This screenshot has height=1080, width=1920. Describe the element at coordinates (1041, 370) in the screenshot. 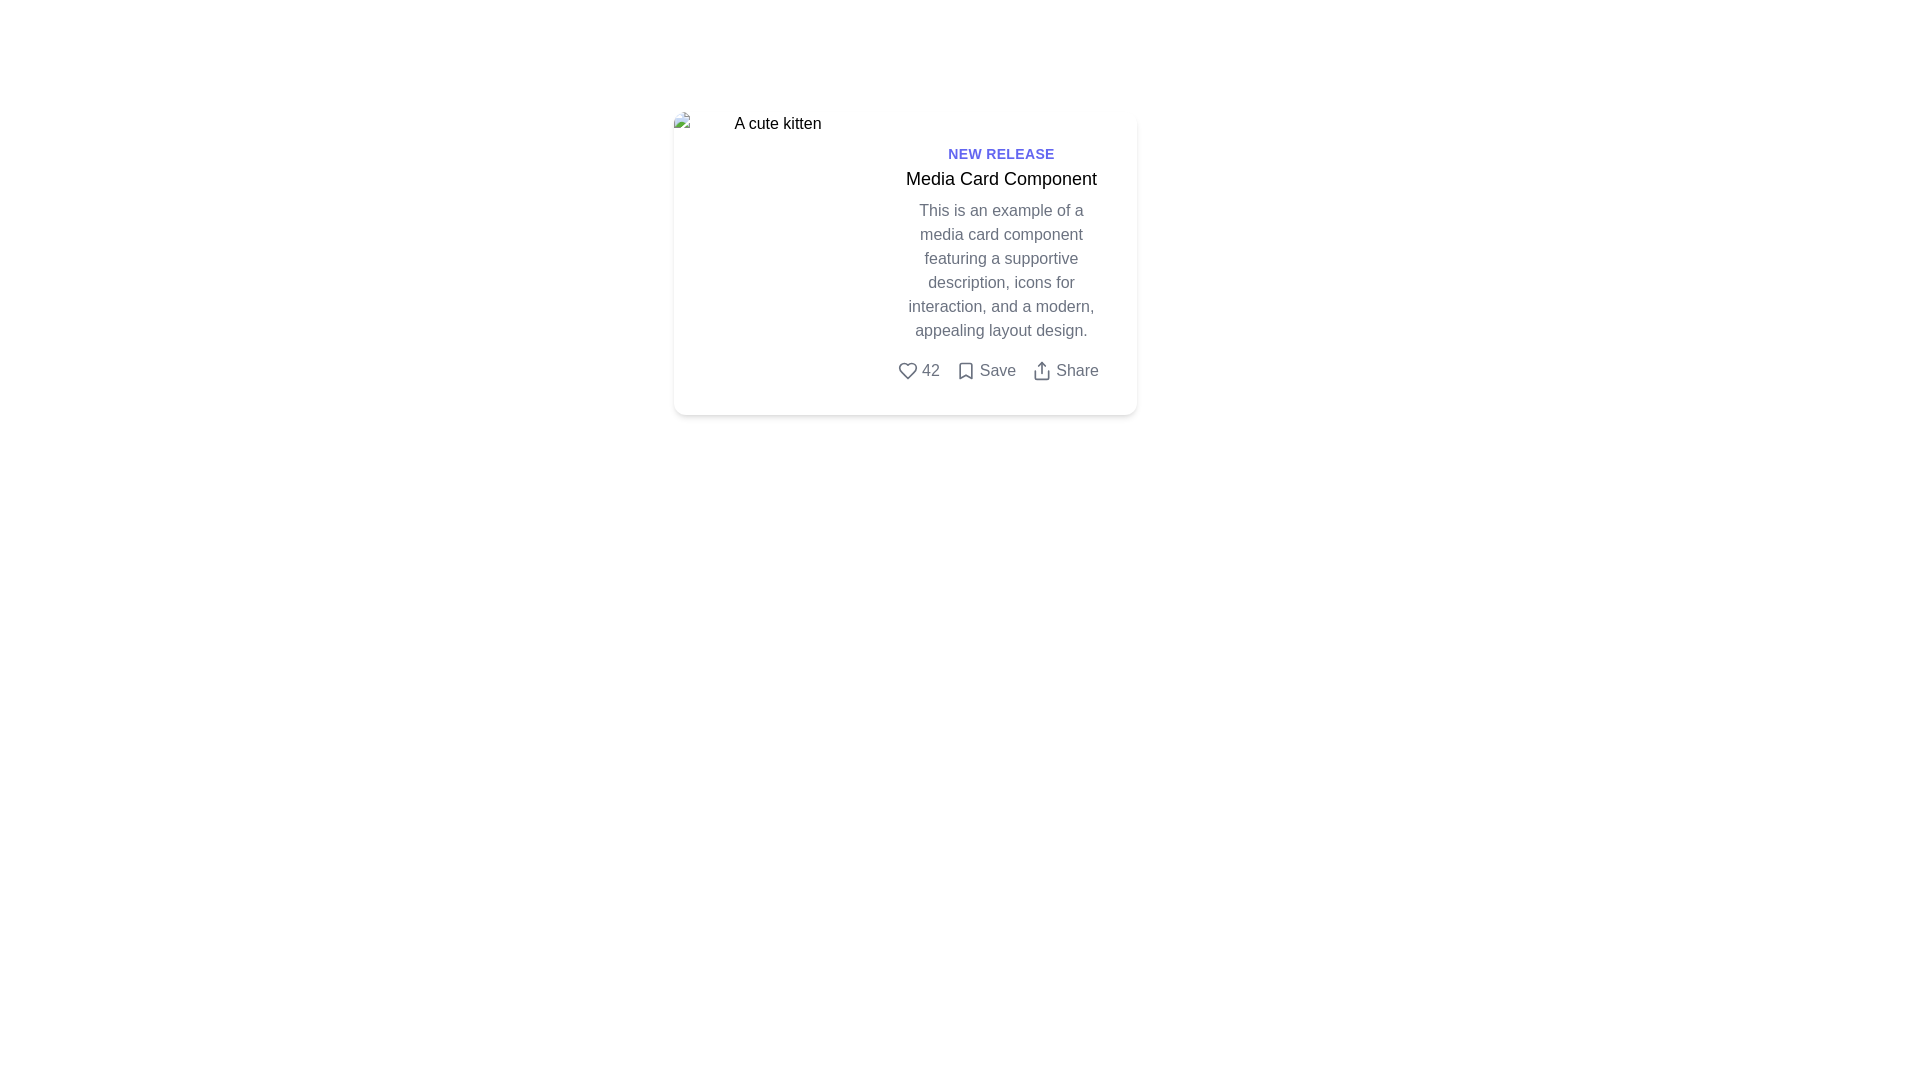

I see `the 'Share' icon located in the bottom-right corner of the widget card` at that location.